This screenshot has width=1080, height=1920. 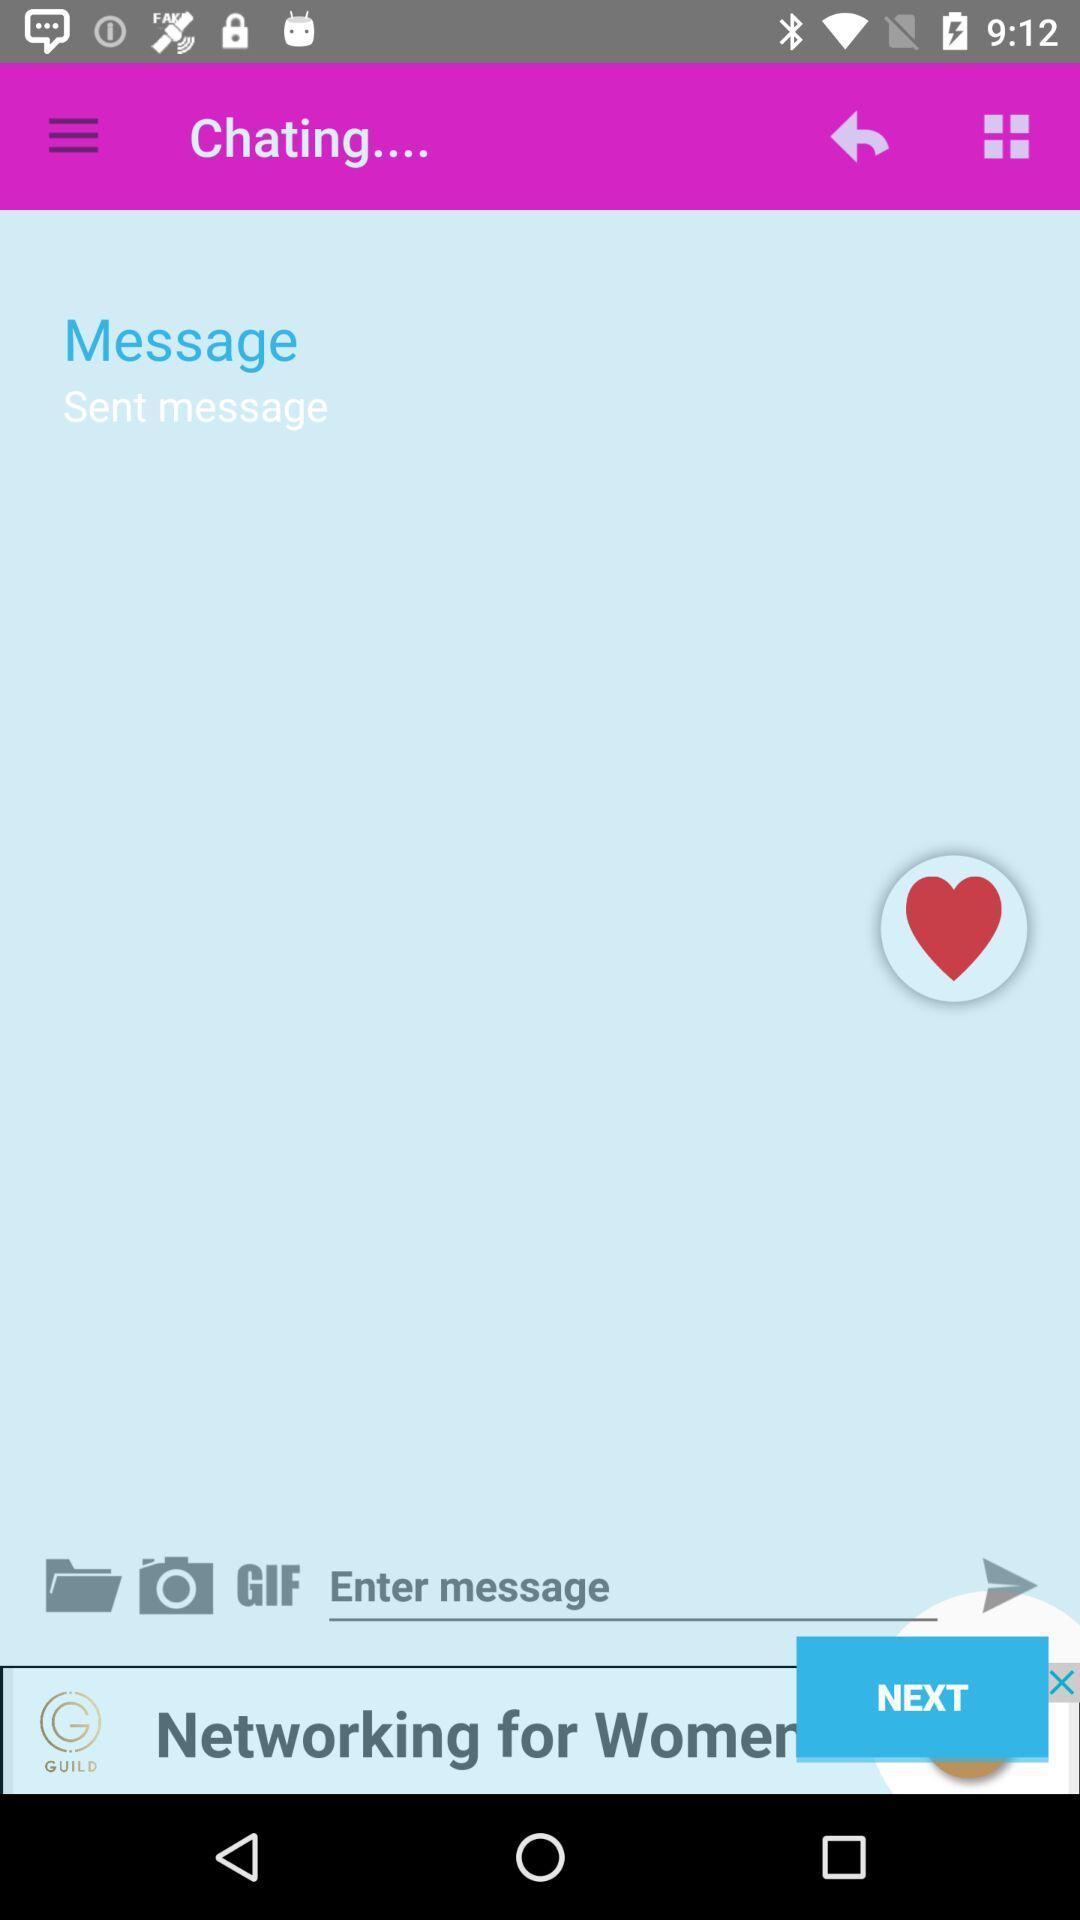 I want to click on submit, so click(x=992, y=1584).